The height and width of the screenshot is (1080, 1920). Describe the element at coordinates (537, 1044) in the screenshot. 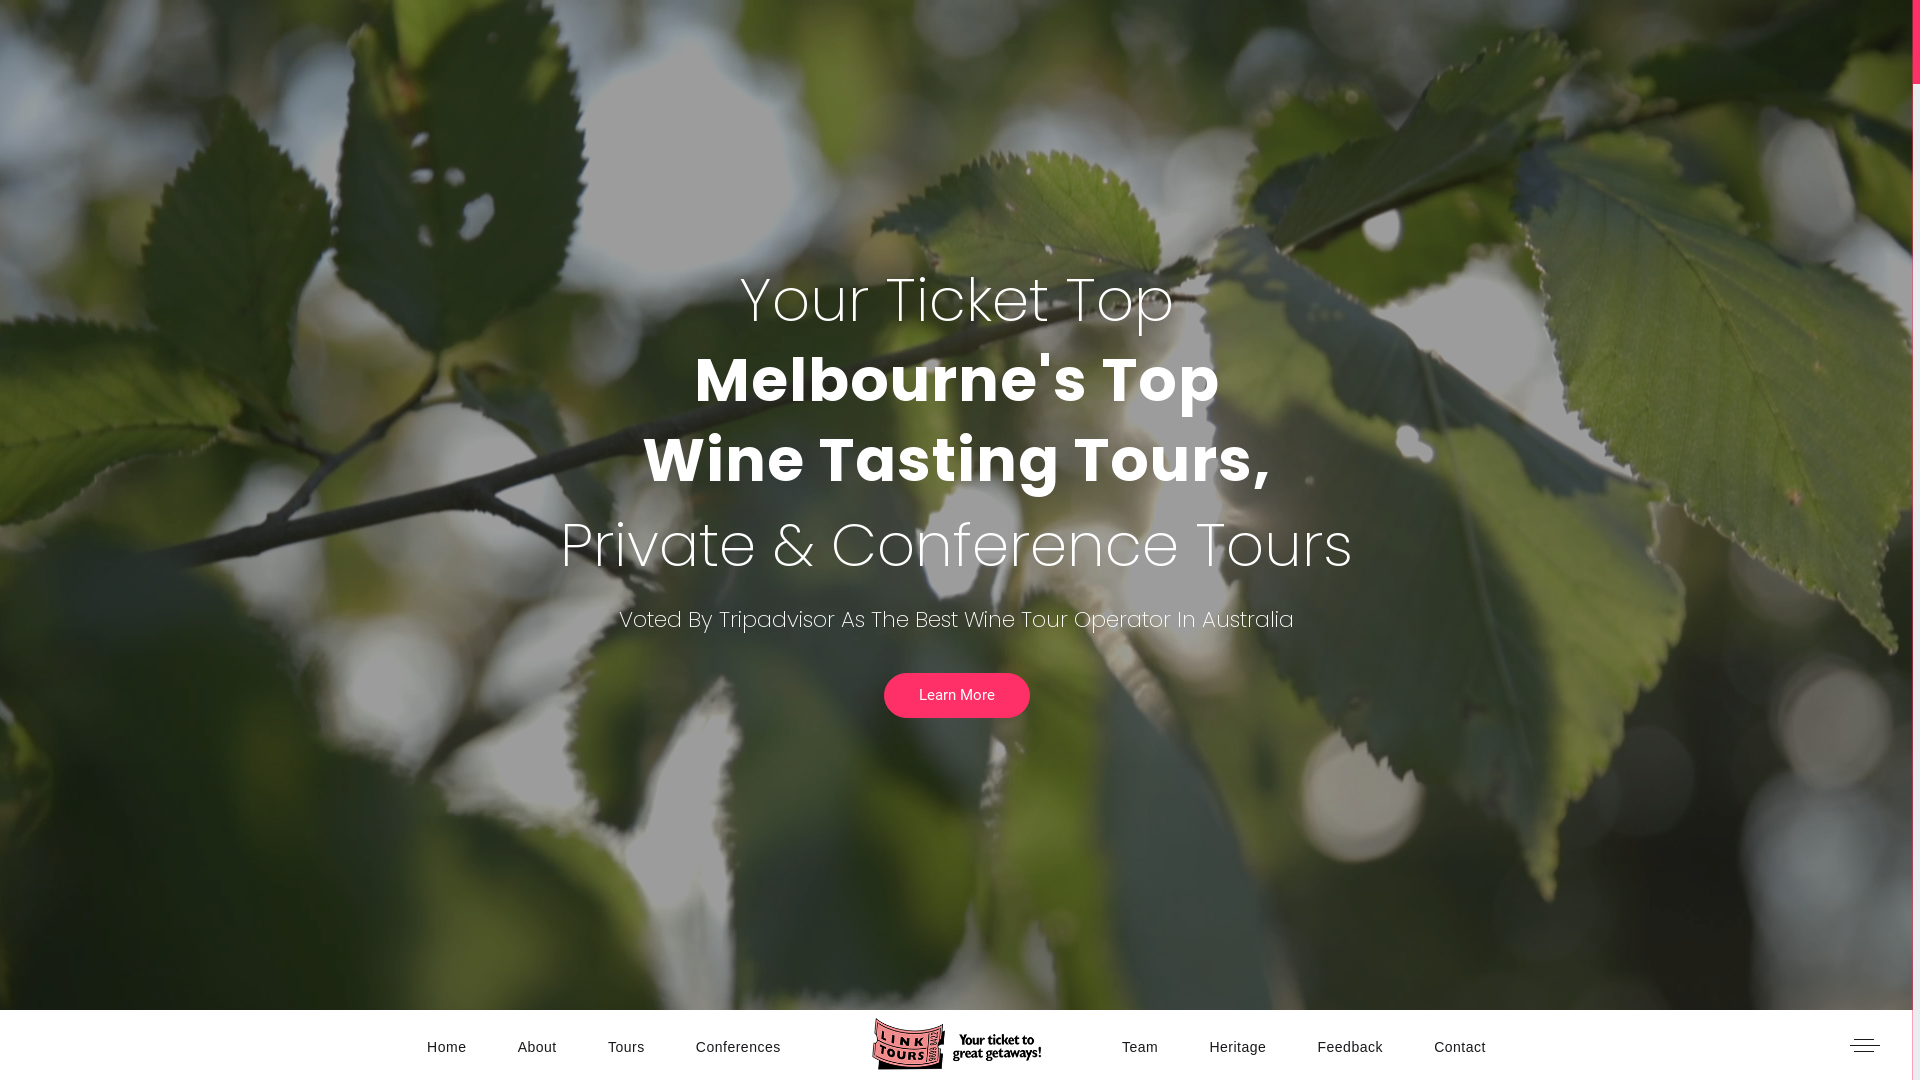

I see `'About'` at that location.